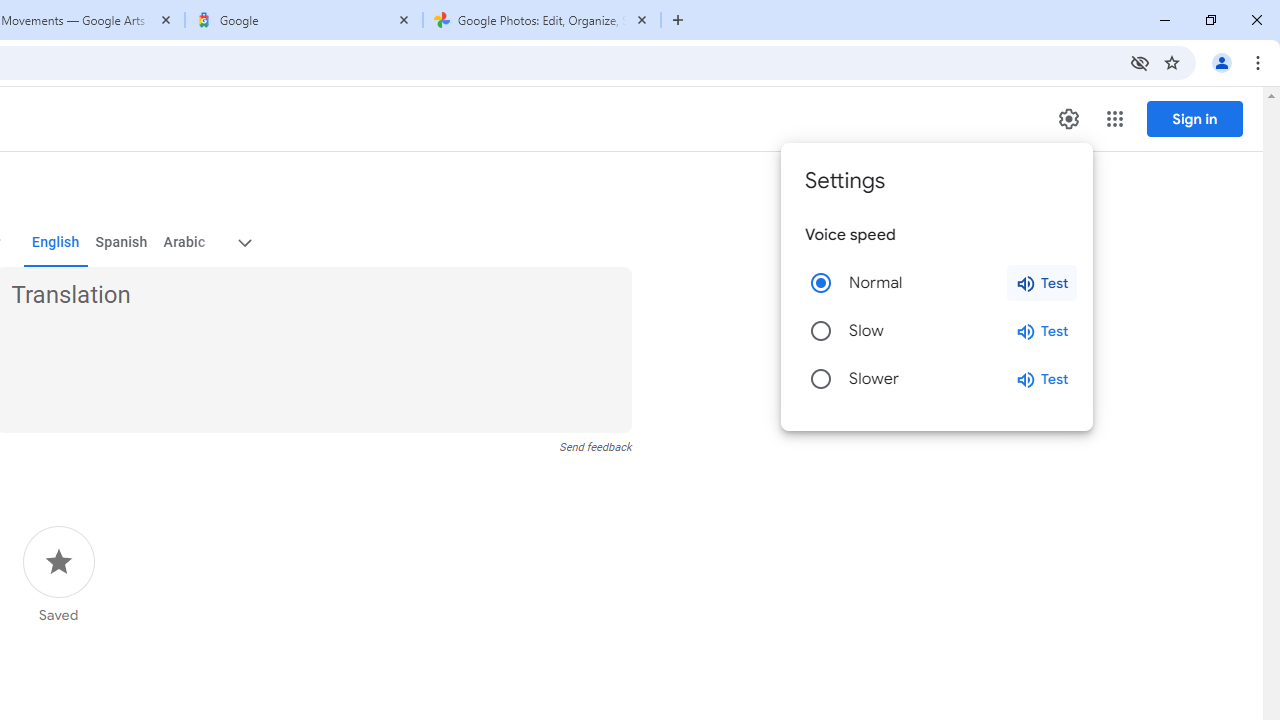  I want to click on 'Test slower speed', so click(1040, 378).